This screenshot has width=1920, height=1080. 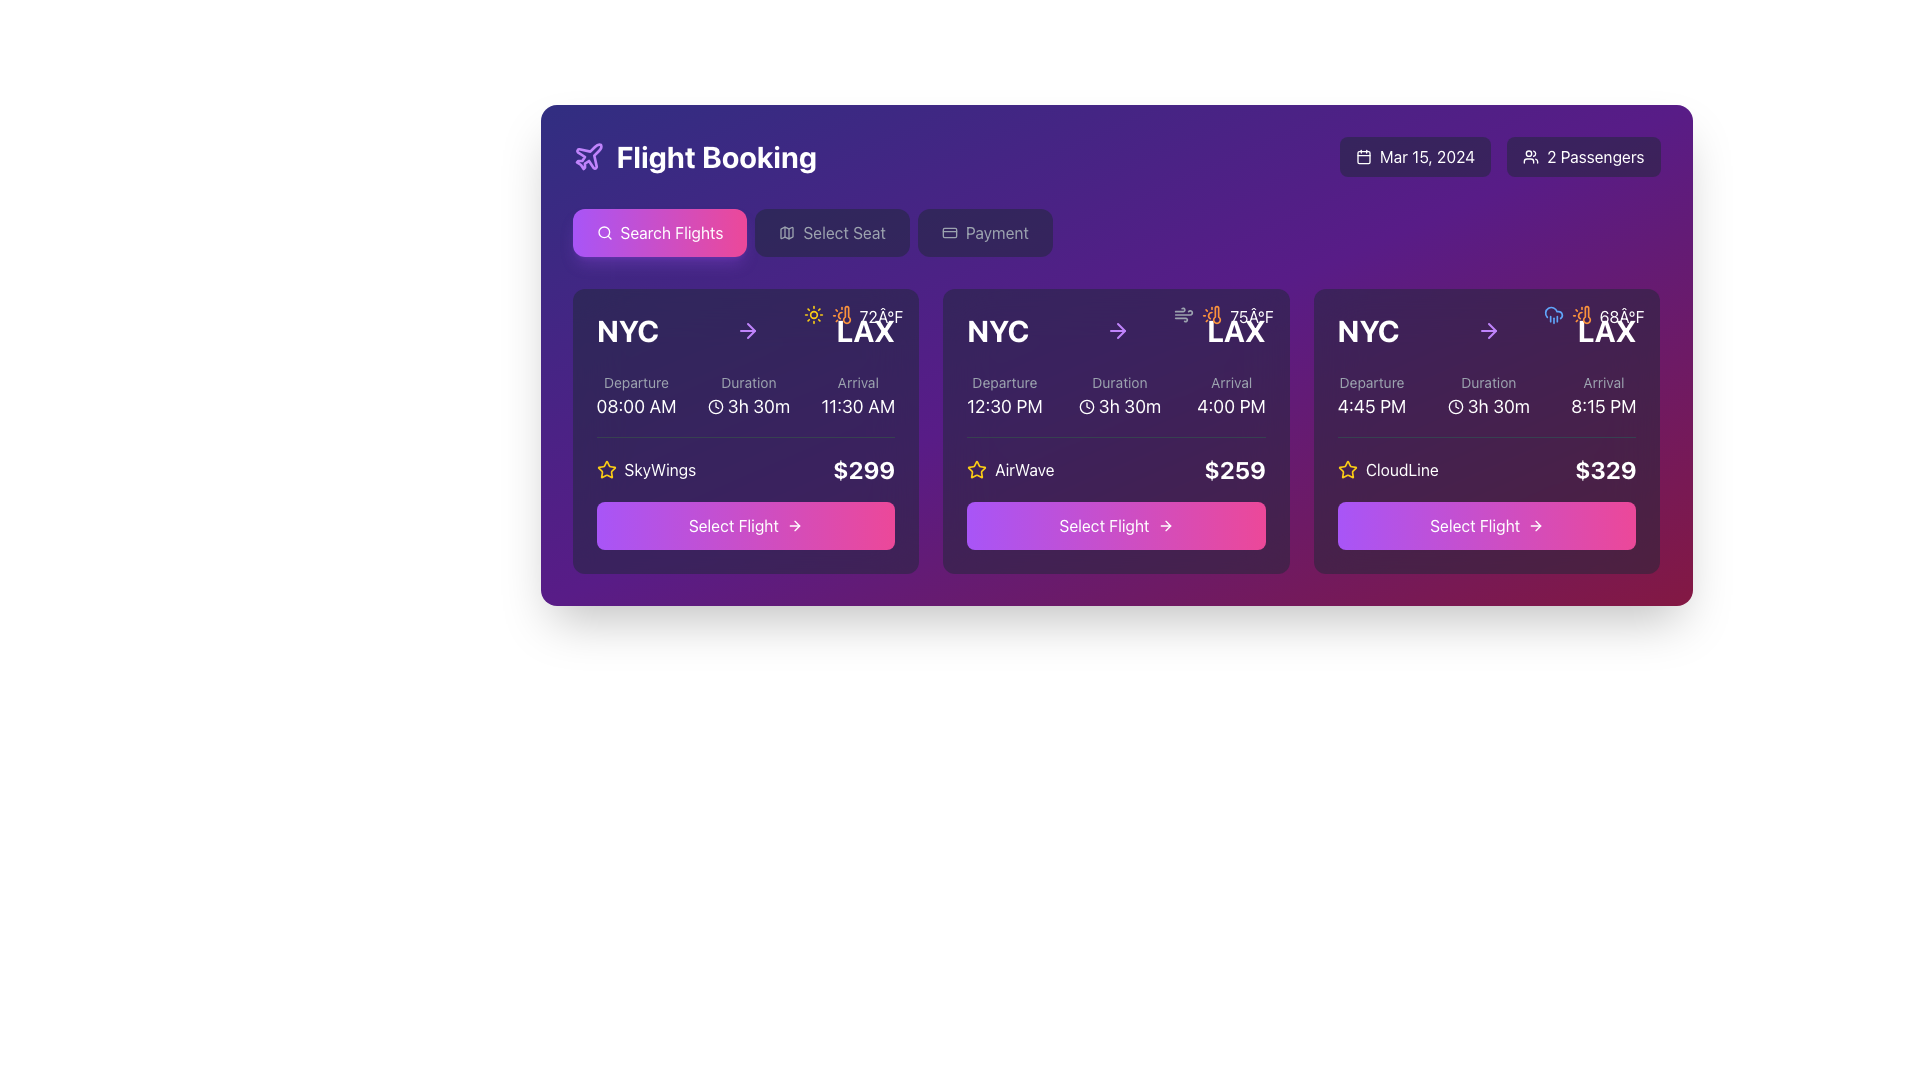 What do you see at coordinates (1165, 524) in the screenshot?
I see `the 'Select Flight' button which contains the arrow icon indicating the proceed action` at bounding box center [1165, 524].